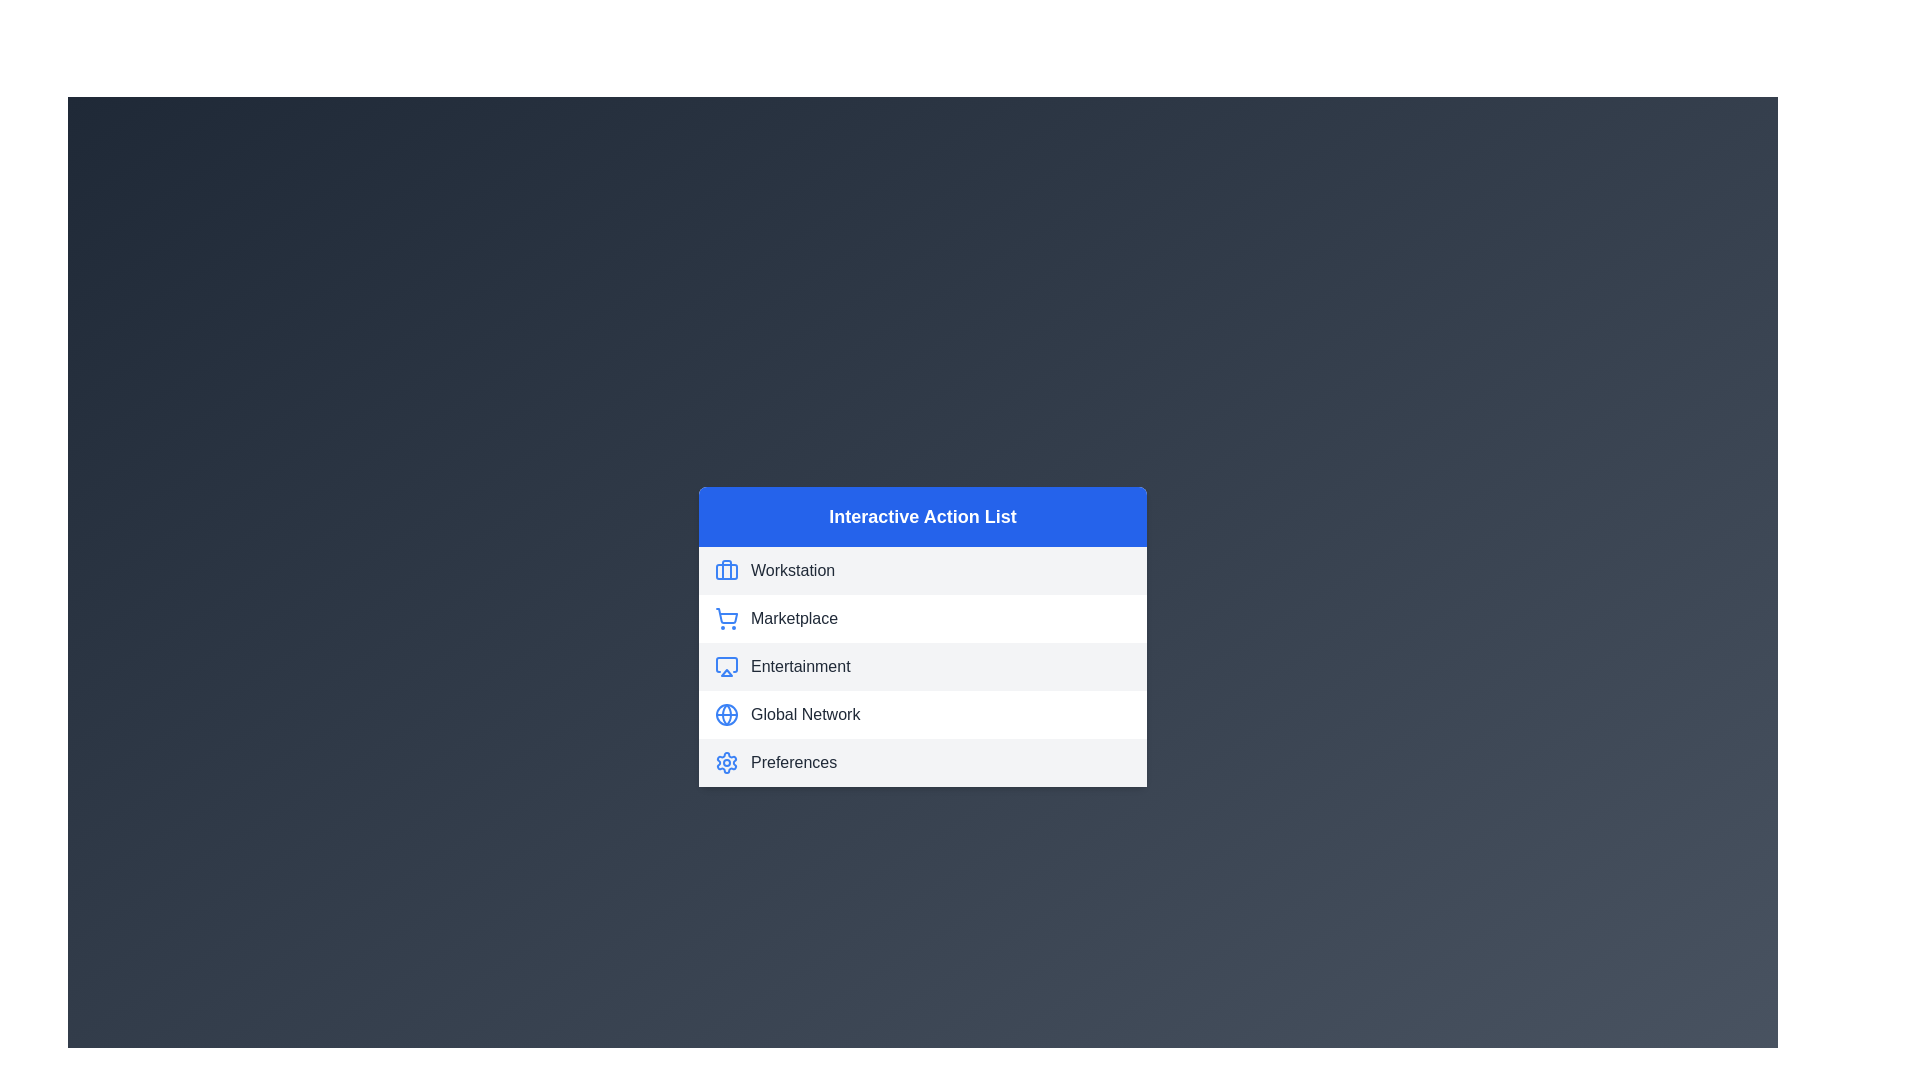 This screenshot has height=1080, width=1920. What do you see at coordinates (725, 763) in the screenshot?
I see `the blue gear icon for settings located in the 'Preferences' row at the bottom of the interactive list` at bounding box center [725, 763].